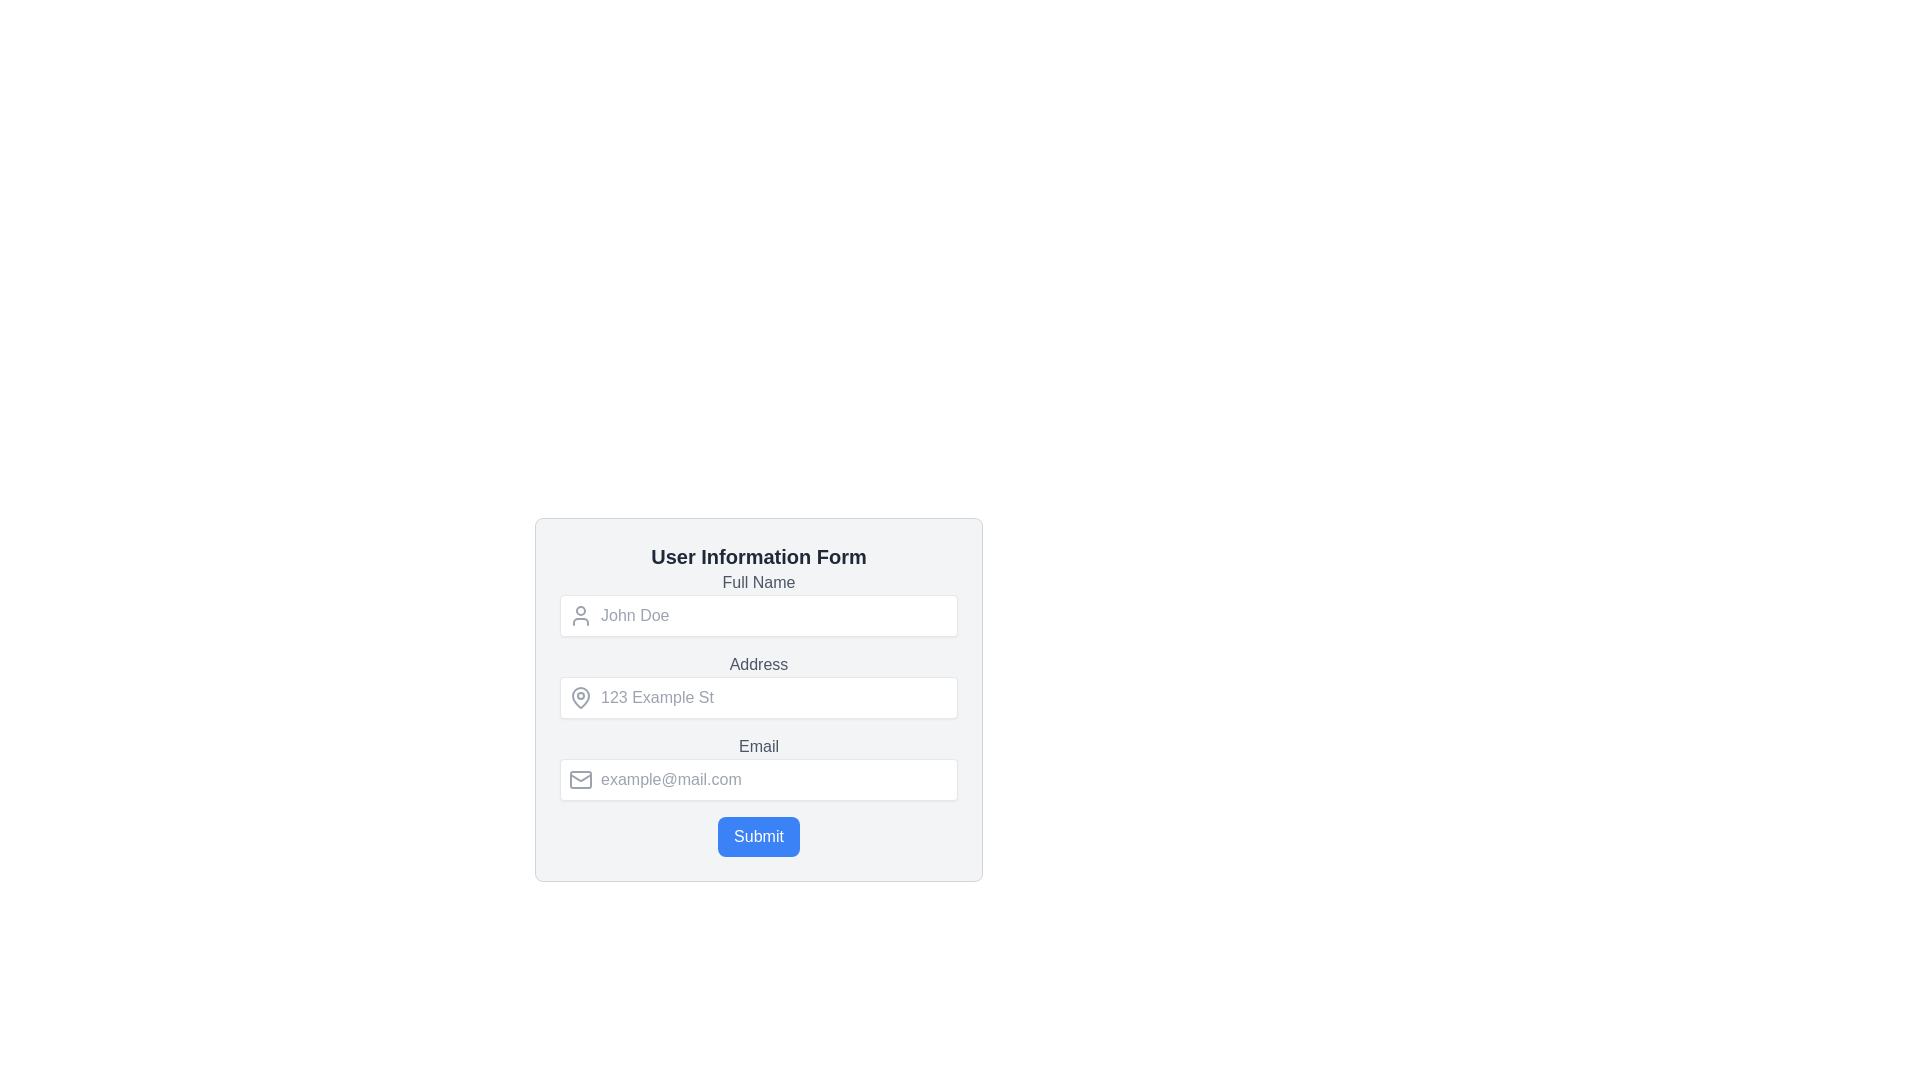  Describe the element at coordinates (757, 778) in the screenshot. I see `the email input field` at that location.